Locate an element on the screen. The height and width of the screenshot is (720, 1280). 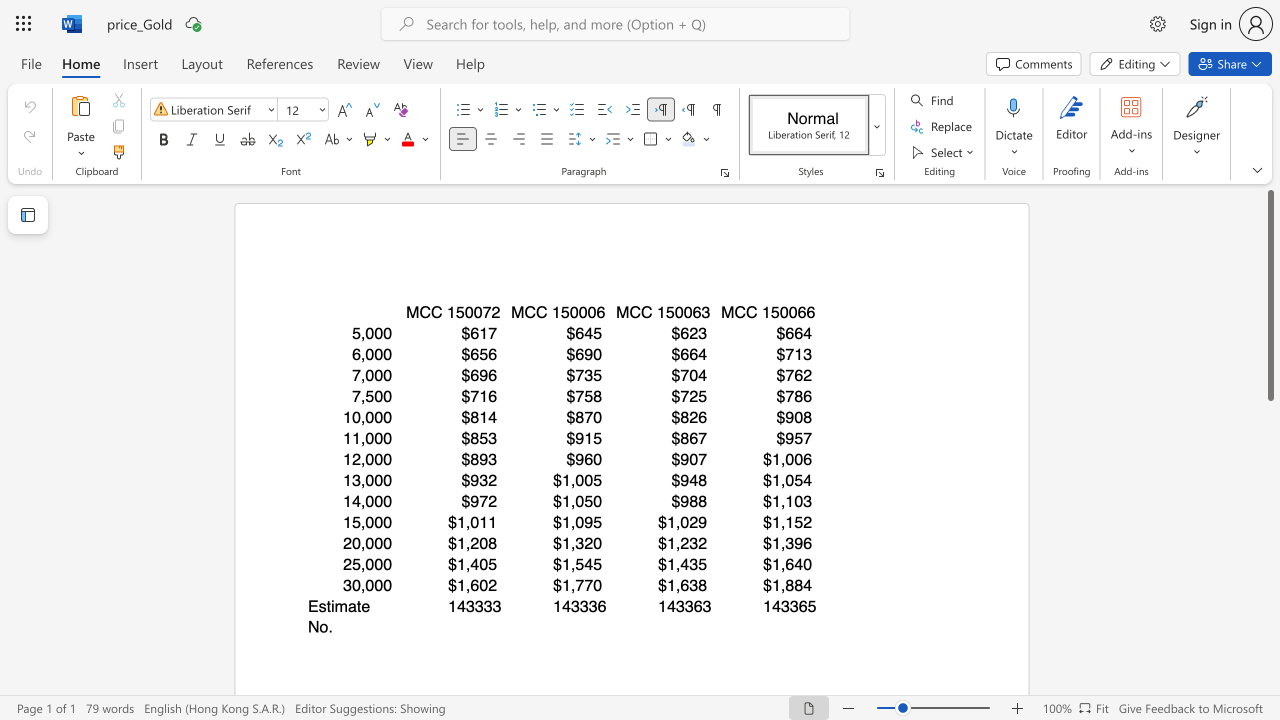
the page's right scrollbar for downward movement is located at coordinates (1269, 640).